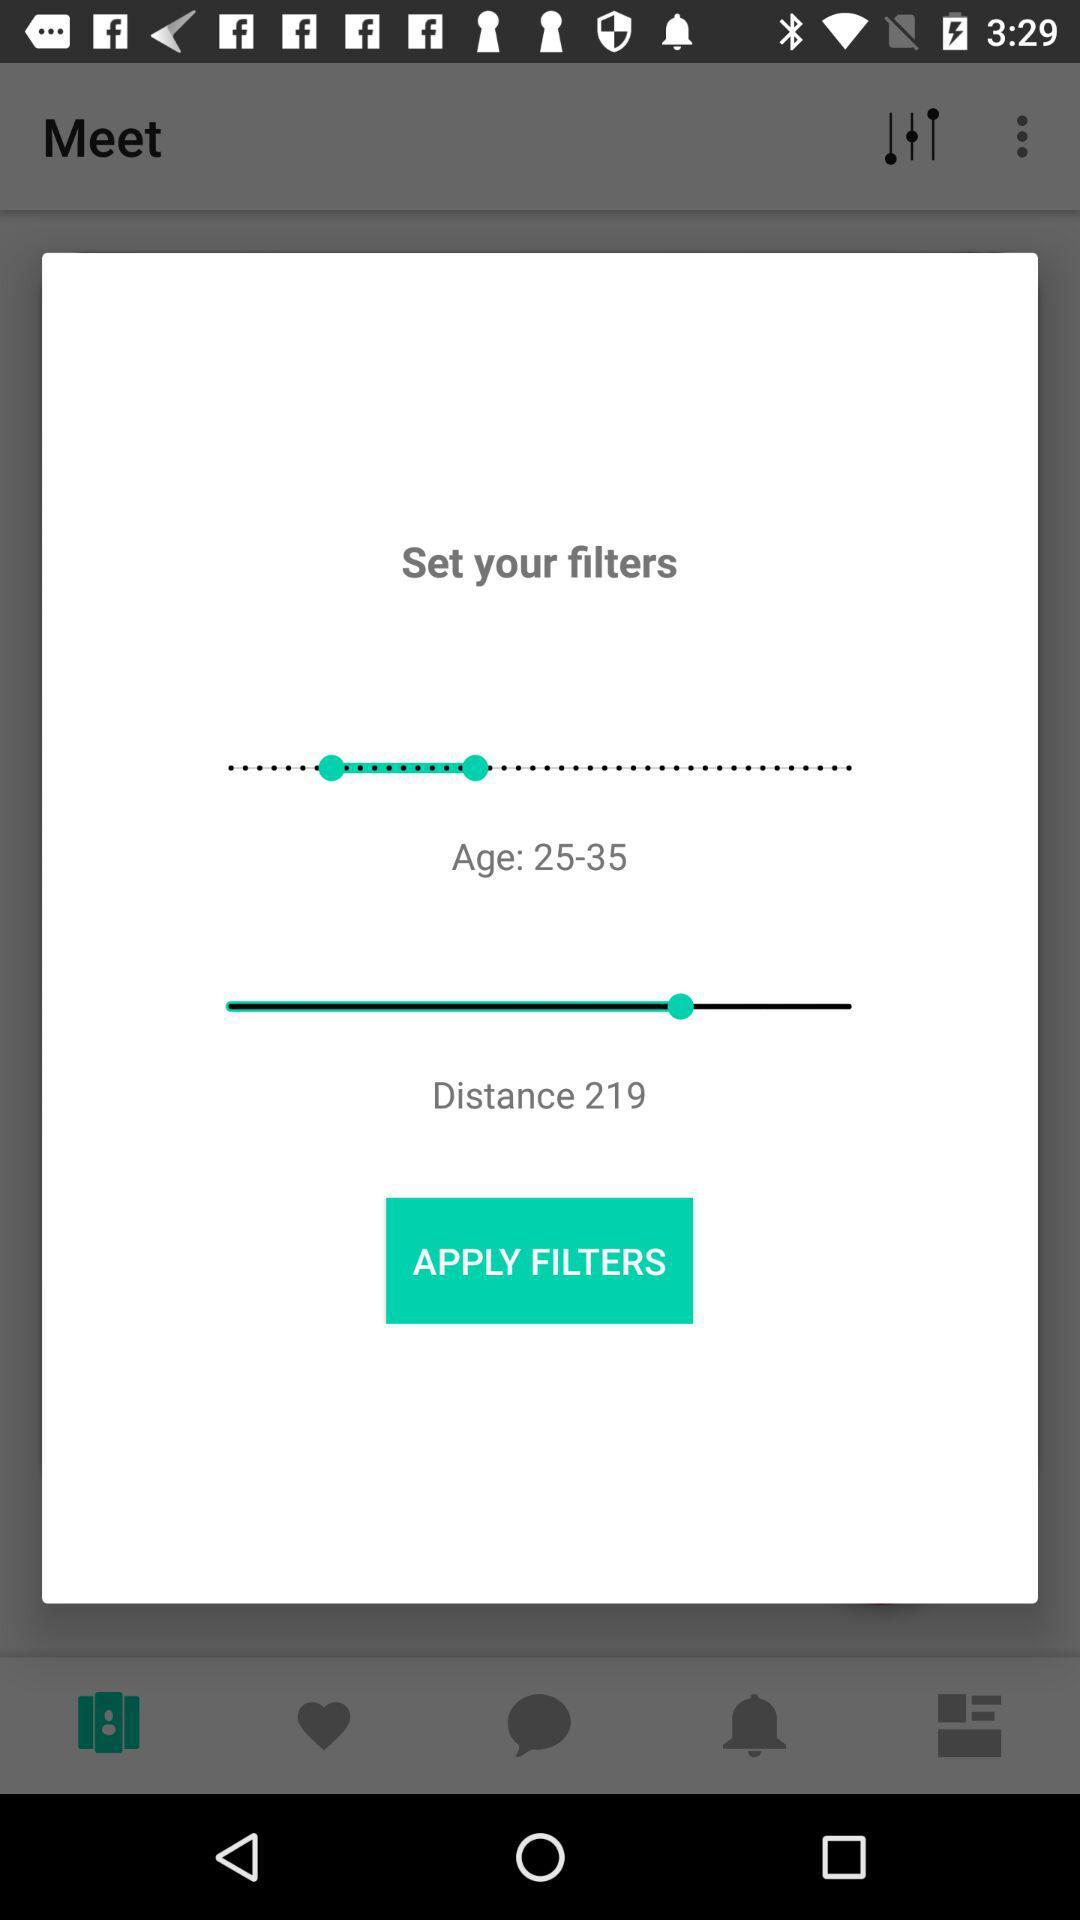 The height and width of the screenshot is (1920, 1080). I want to click on the apply filters item, so click(538, 1259).